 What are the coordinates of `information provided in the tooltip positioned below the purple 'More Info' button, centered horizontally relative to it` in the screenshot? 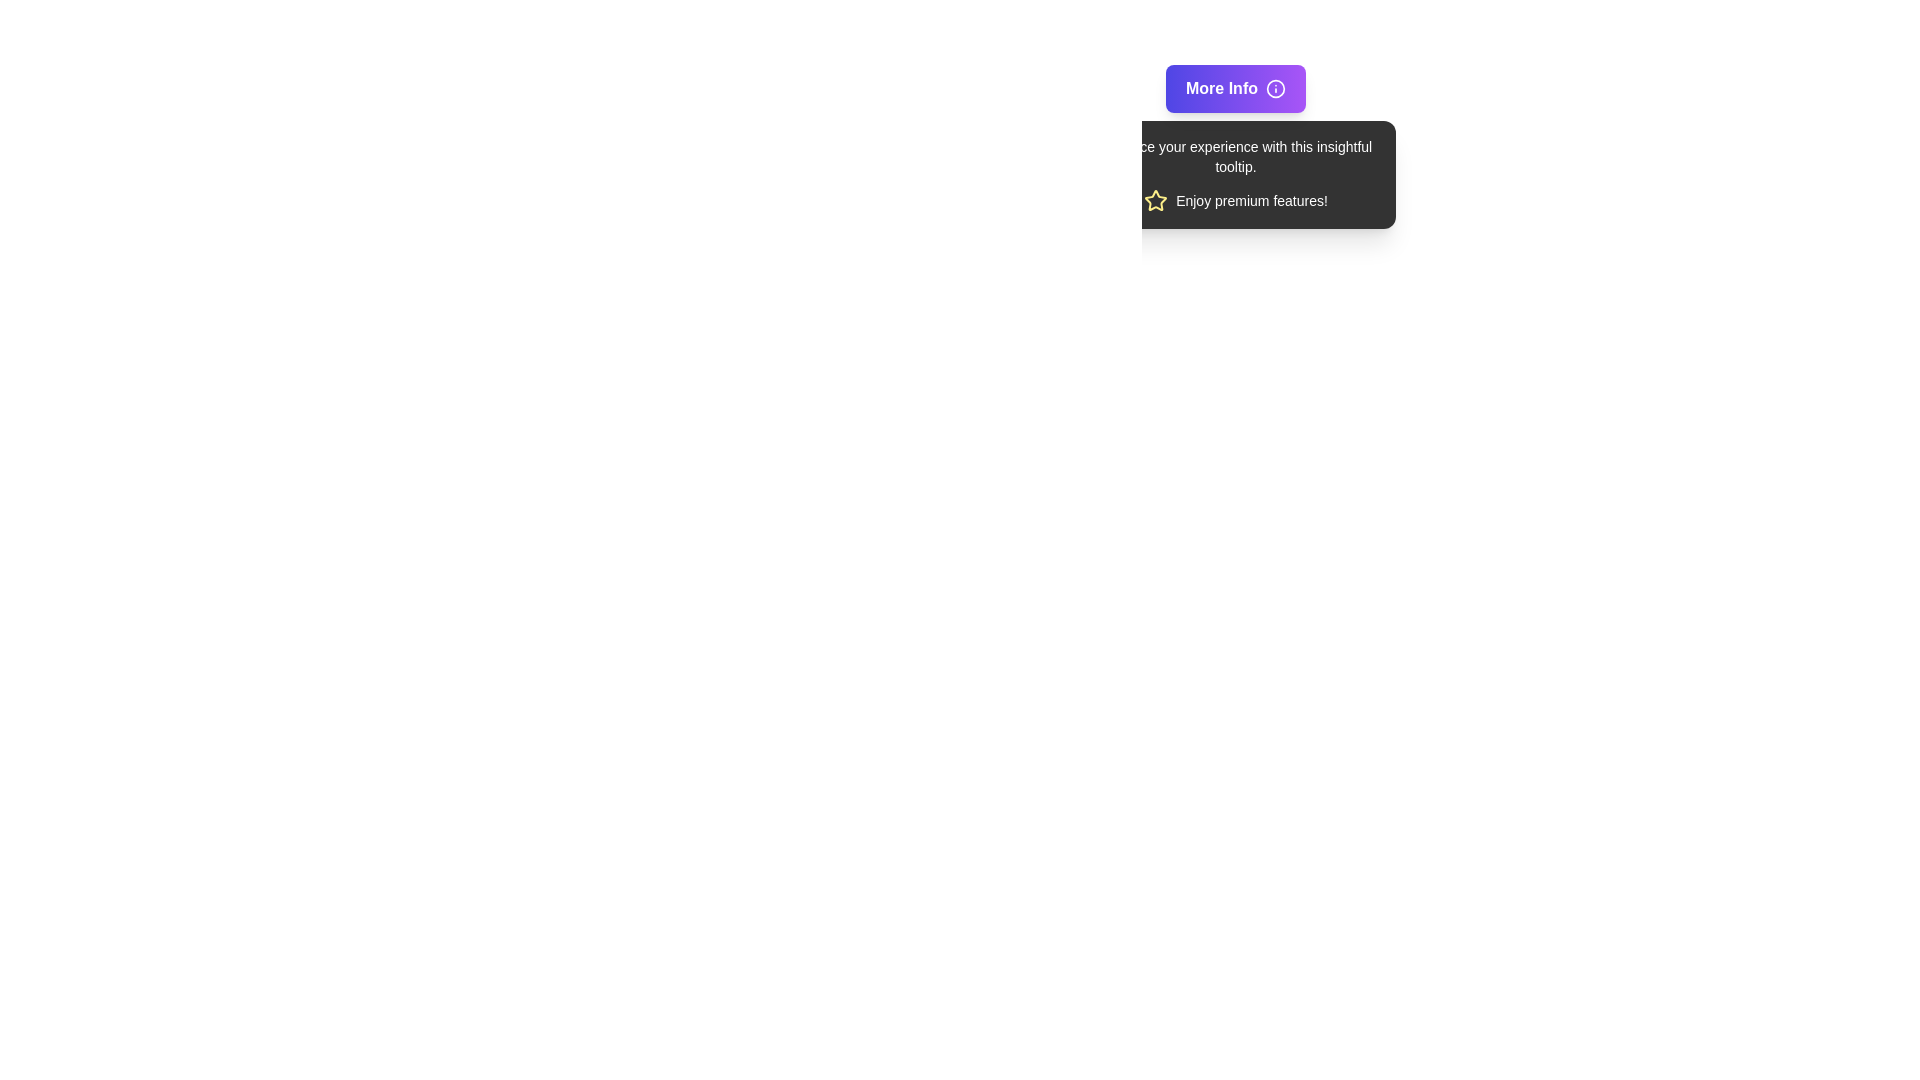 It's located at (1235, 173).